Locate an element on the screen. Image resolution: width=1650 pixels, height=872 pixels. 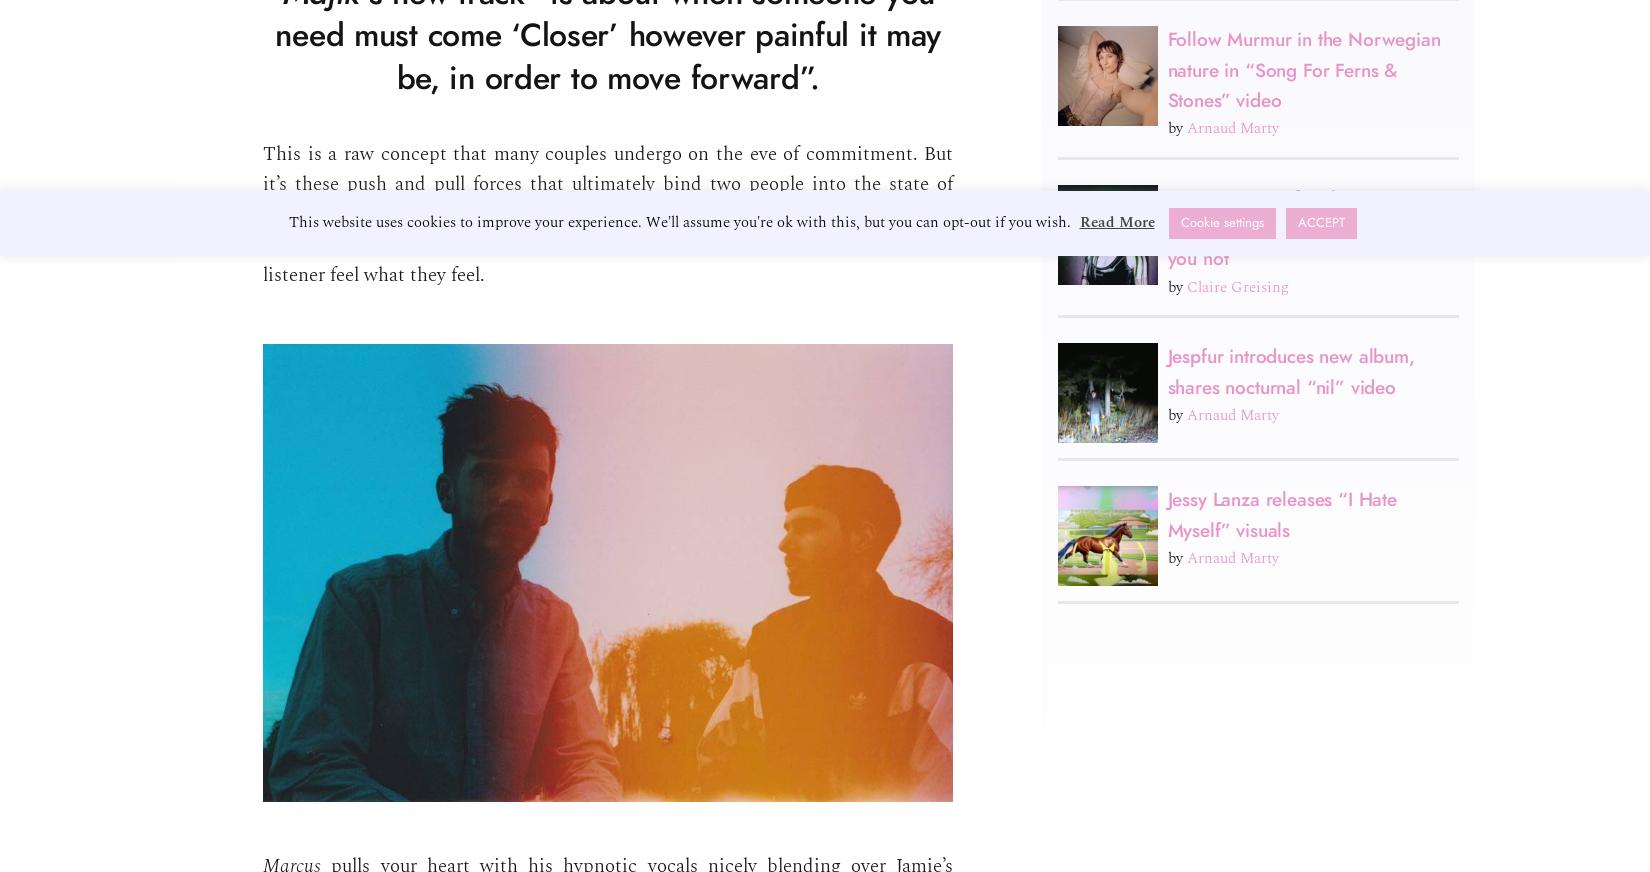
'Read More' is located at coordinates (1116, 221).